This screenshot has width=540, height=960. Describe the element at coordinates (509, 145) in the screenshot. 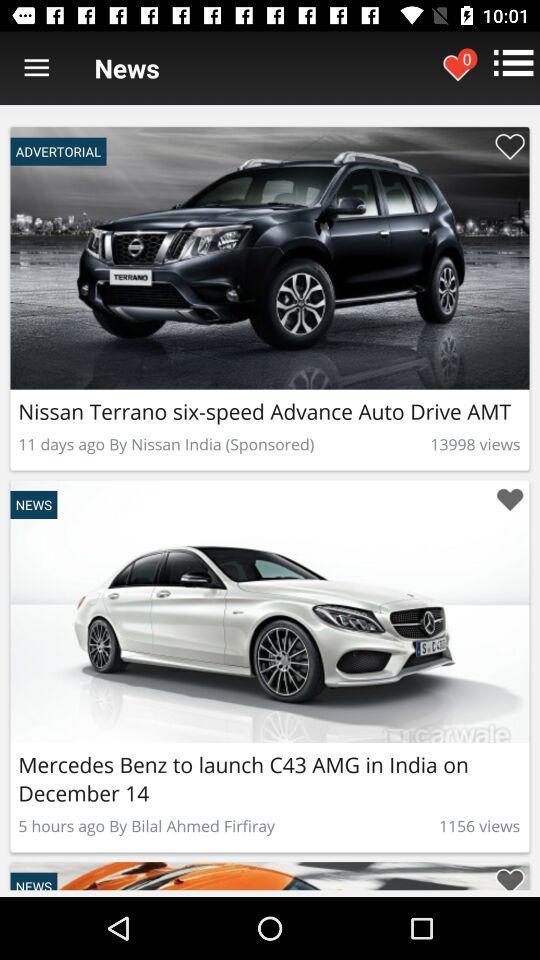

I see `to favorites` at that location.